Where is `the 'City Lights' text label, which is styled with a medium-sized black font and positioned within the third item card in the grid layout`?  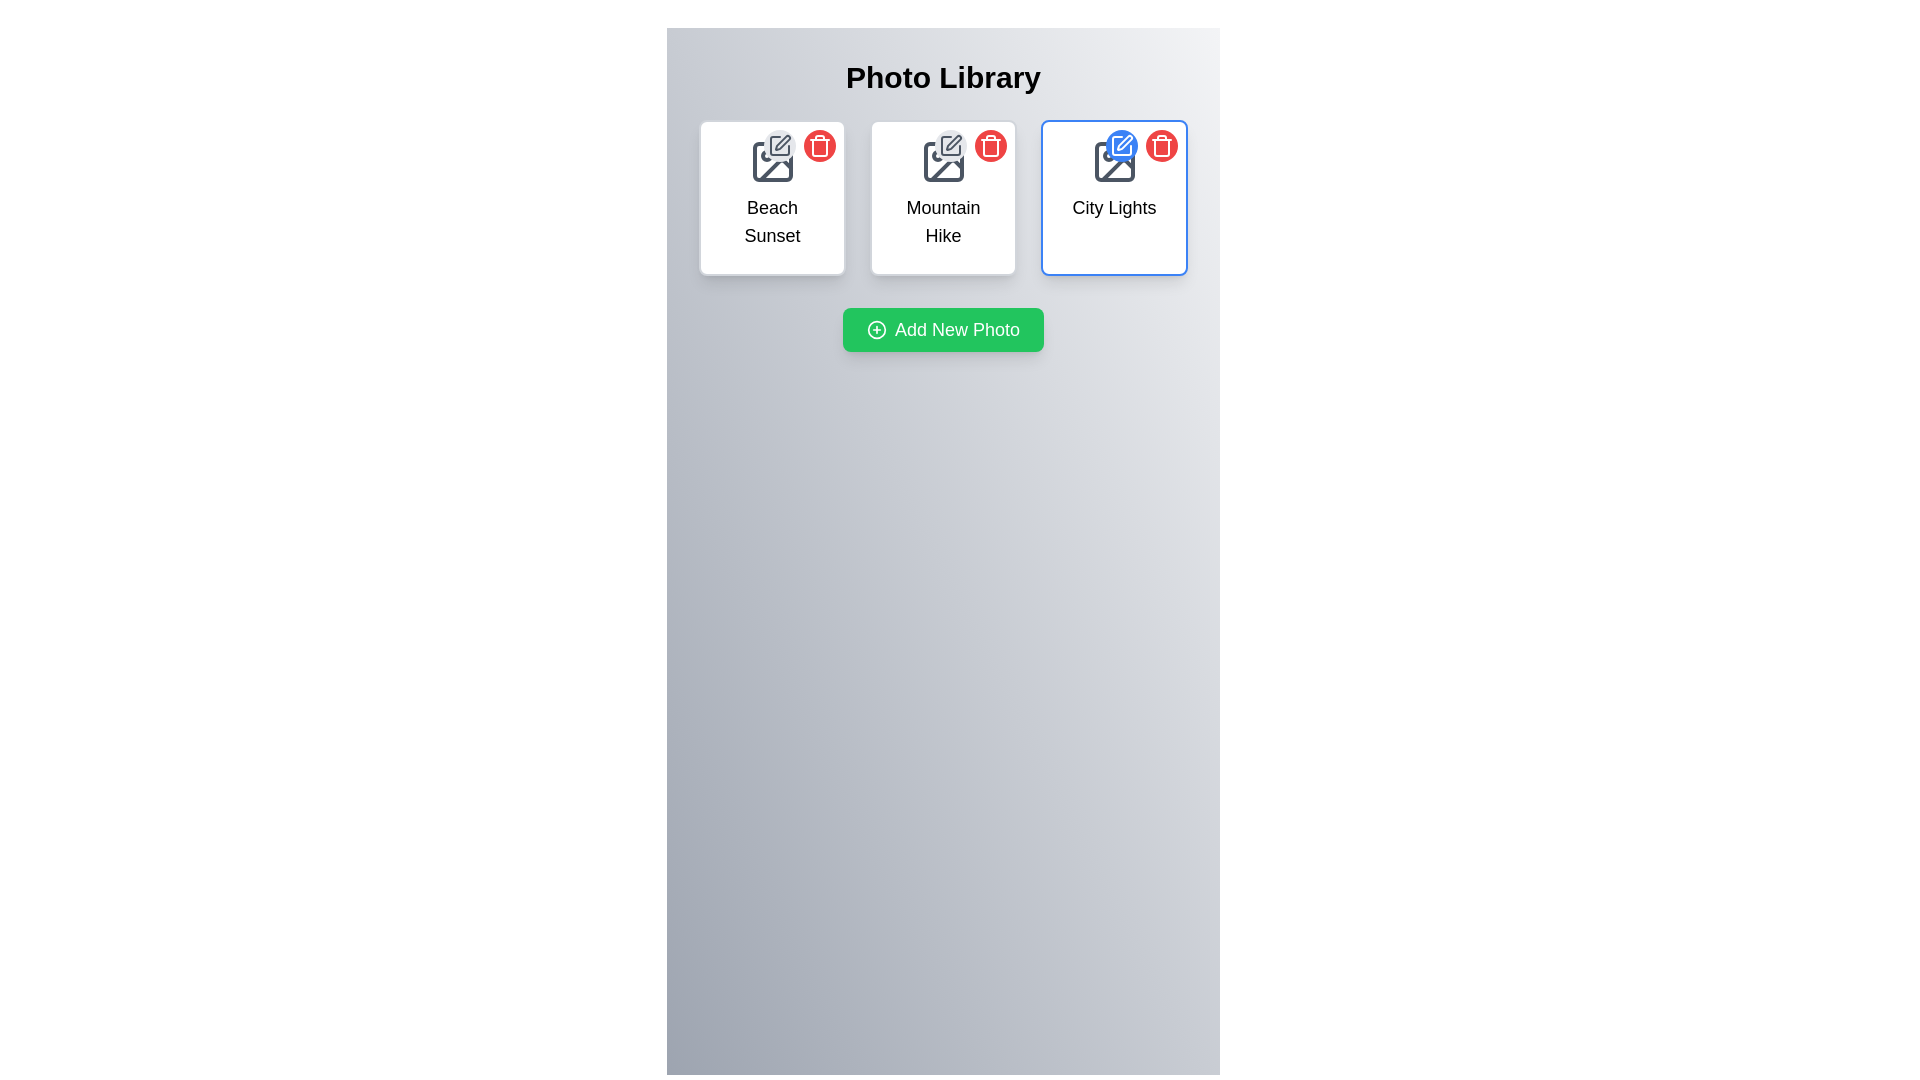 the 'City Lights' text label, which is styled with a medium-sized black font and positioned within the third item card in the grid layout is located at coordinates (1113, 208).